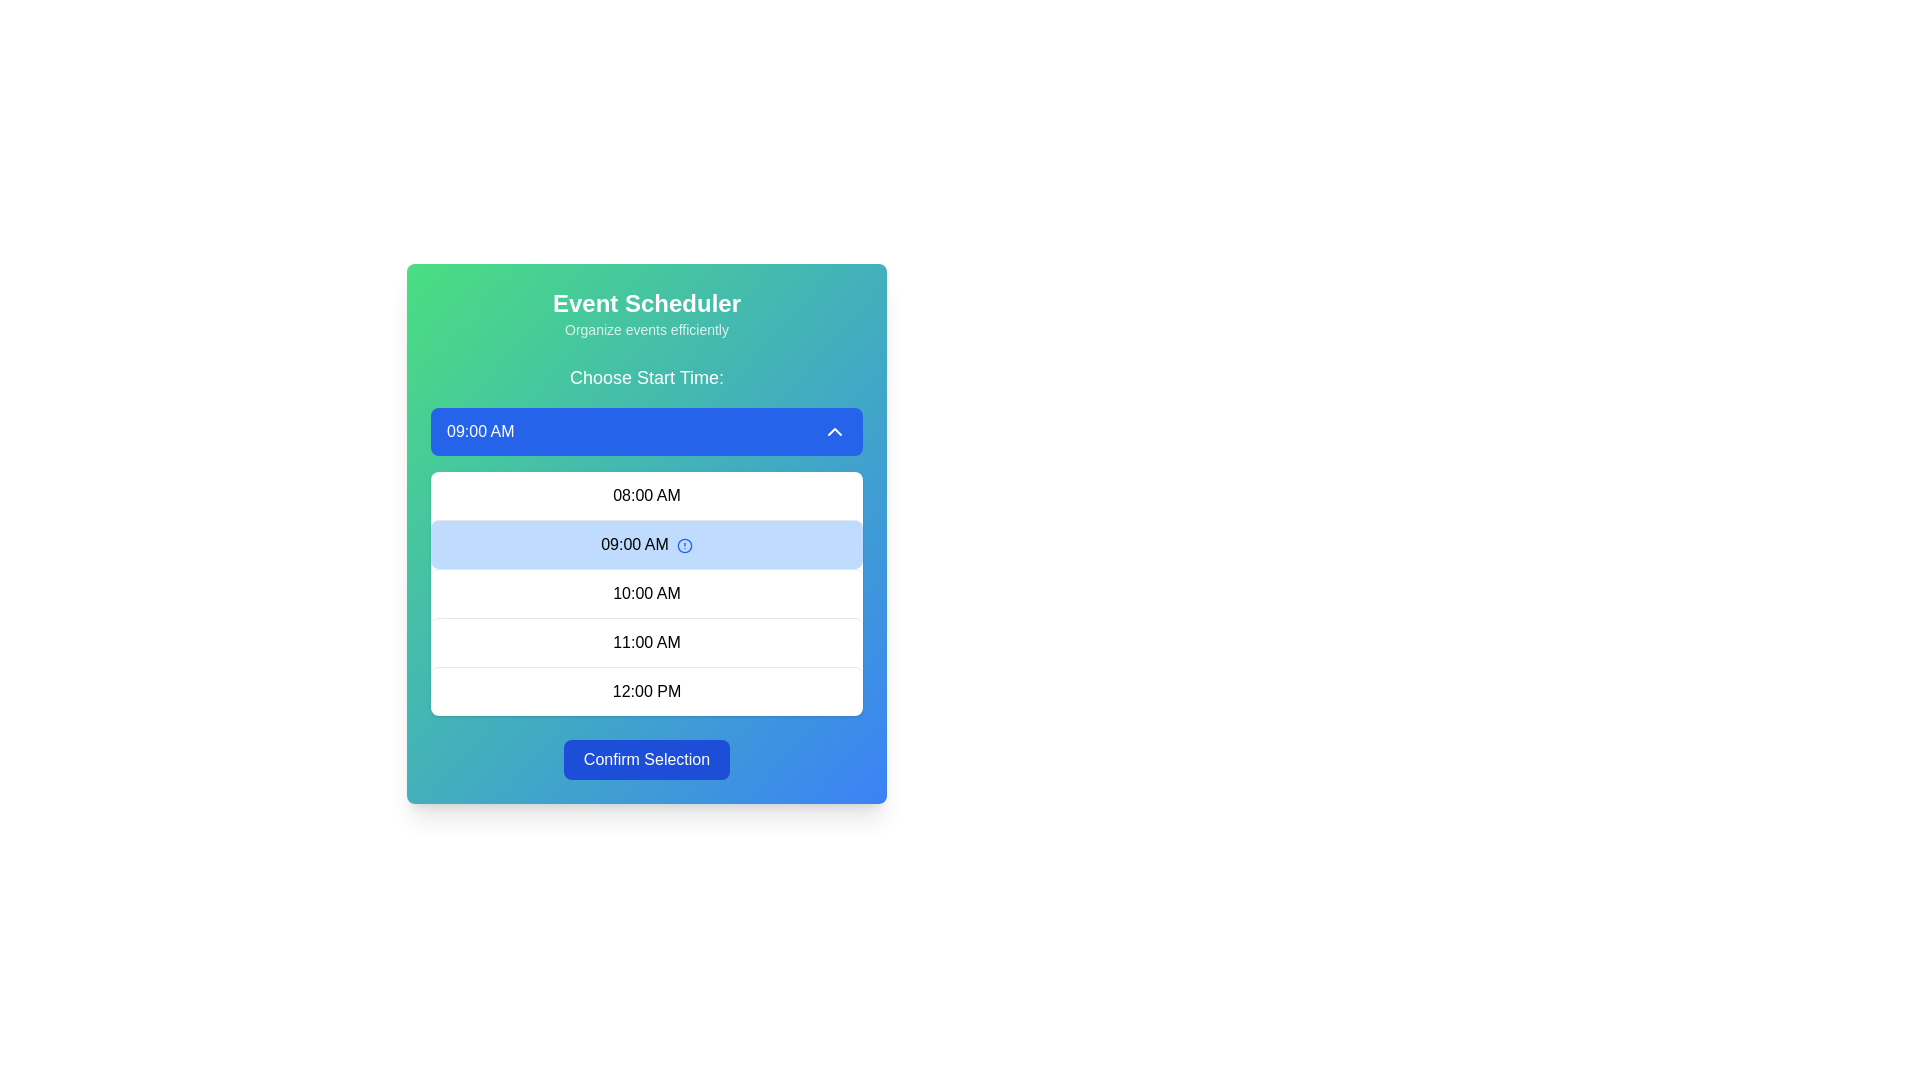  Describe the element at coordinates (647, 690) in the screenshot. I see `the '12:00 PM' text item in the dropdown menu` at that location.